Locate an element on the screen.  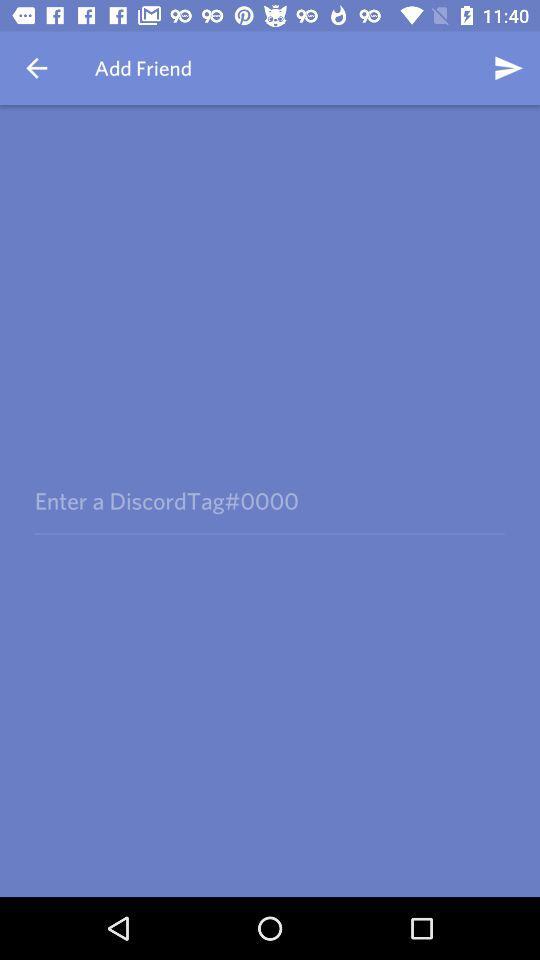
a username is located at coordinates (269, 500).